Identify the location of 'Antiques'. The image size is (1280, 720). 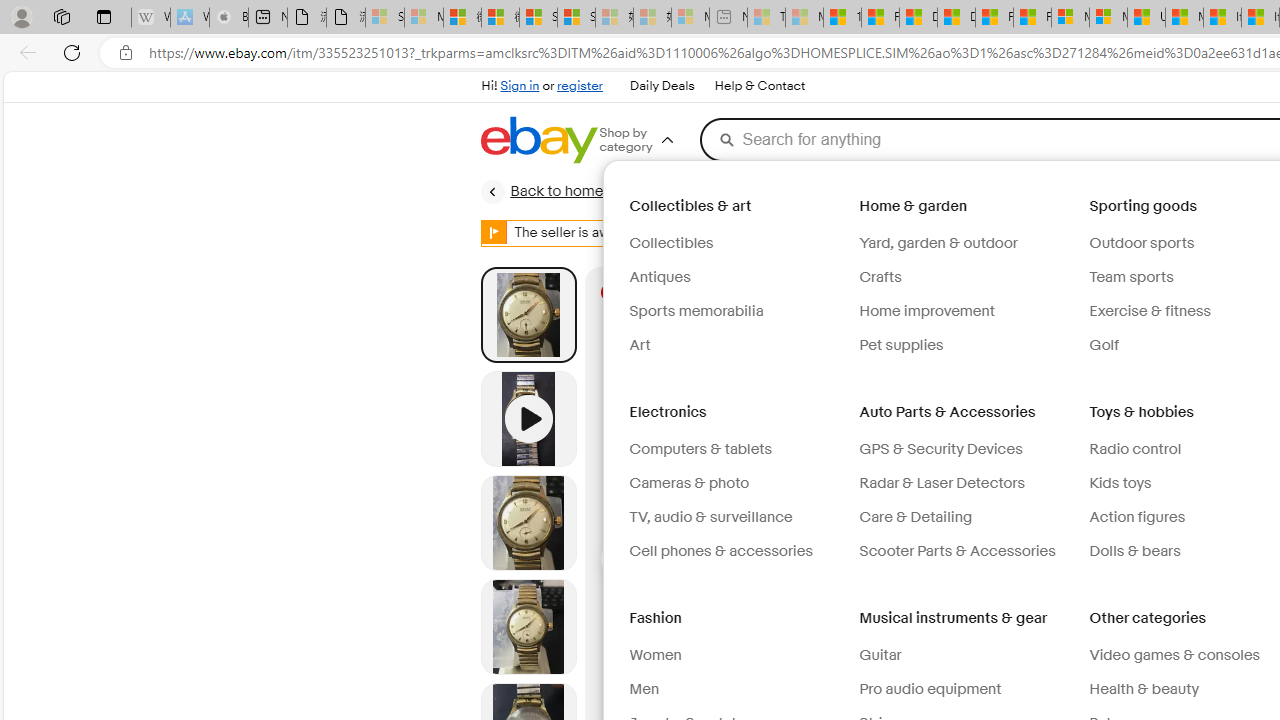
(659, 277).